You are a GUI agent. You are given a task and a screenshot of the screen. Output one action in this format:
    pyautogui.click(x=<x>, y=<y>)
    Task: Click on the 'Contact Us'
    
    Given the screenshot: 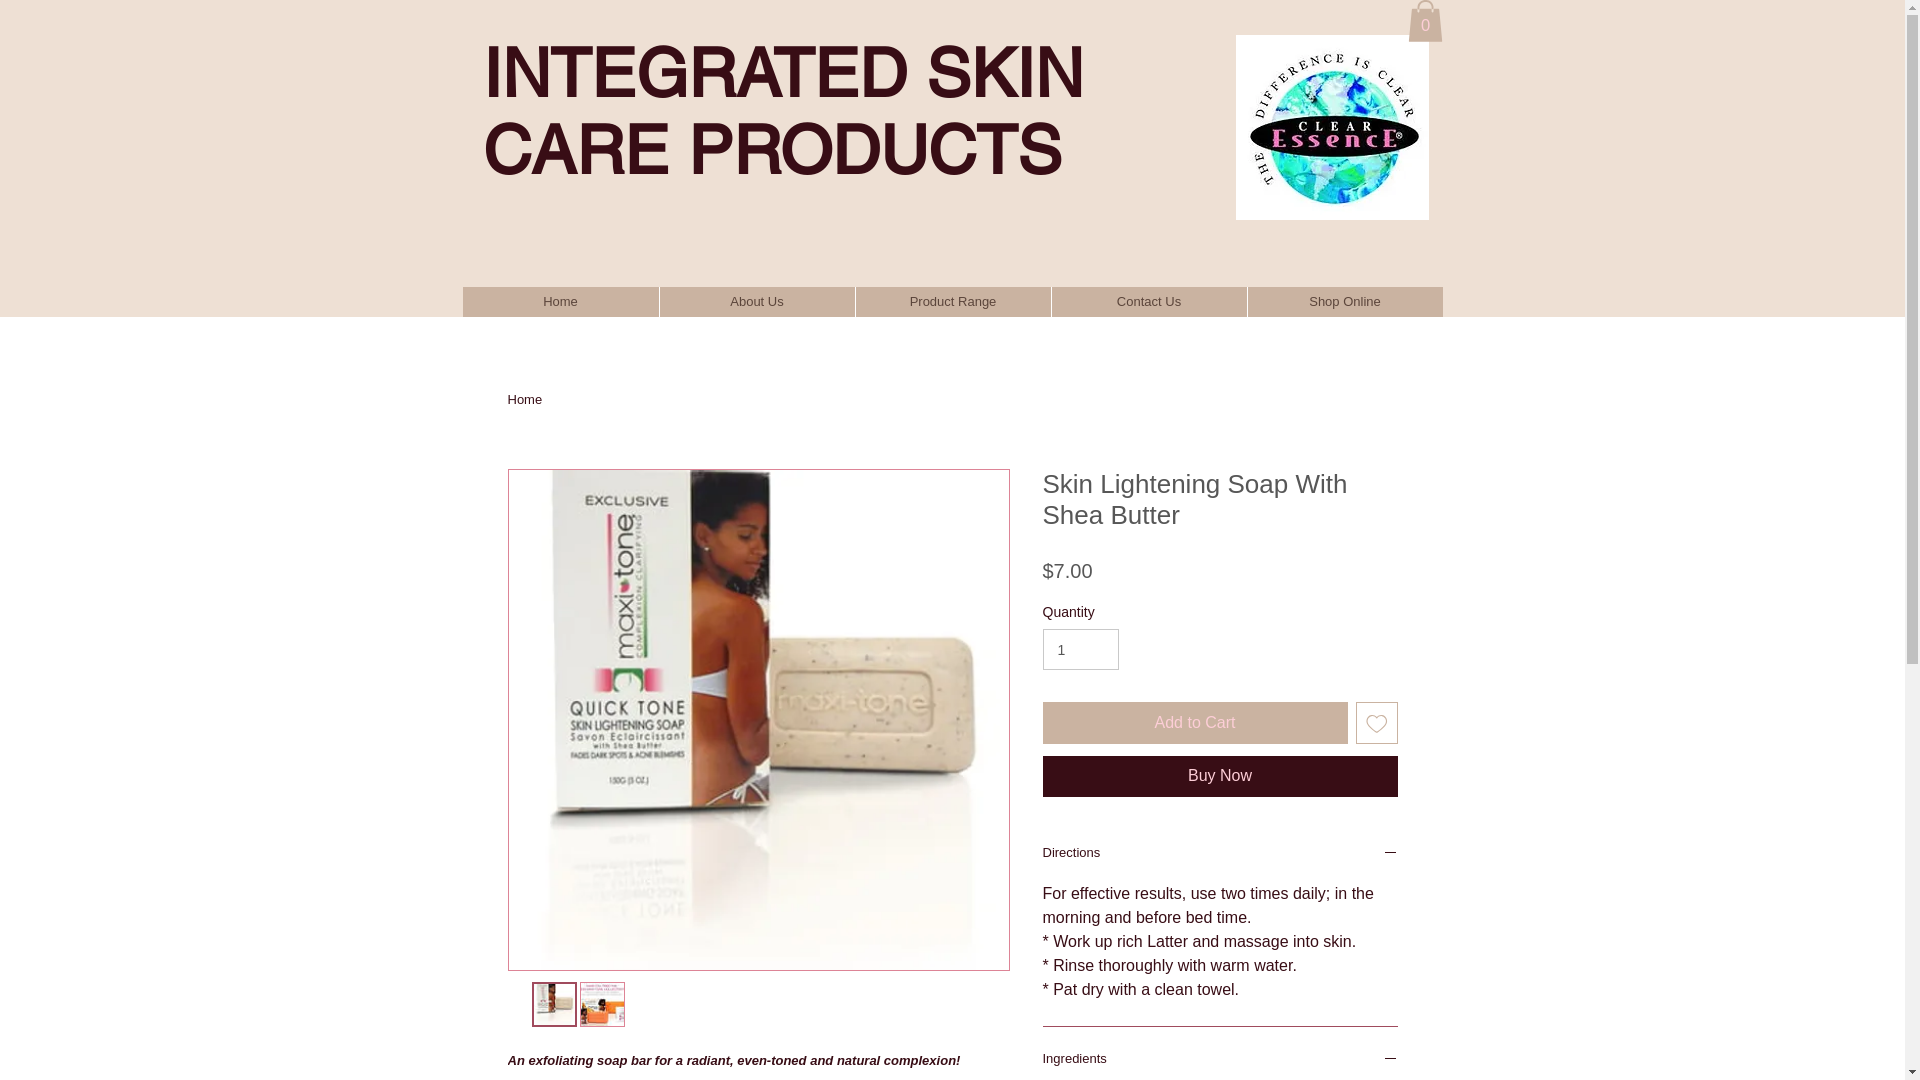 What is the action you would take?
    pyautogui.click(x=1147, y=301)
    